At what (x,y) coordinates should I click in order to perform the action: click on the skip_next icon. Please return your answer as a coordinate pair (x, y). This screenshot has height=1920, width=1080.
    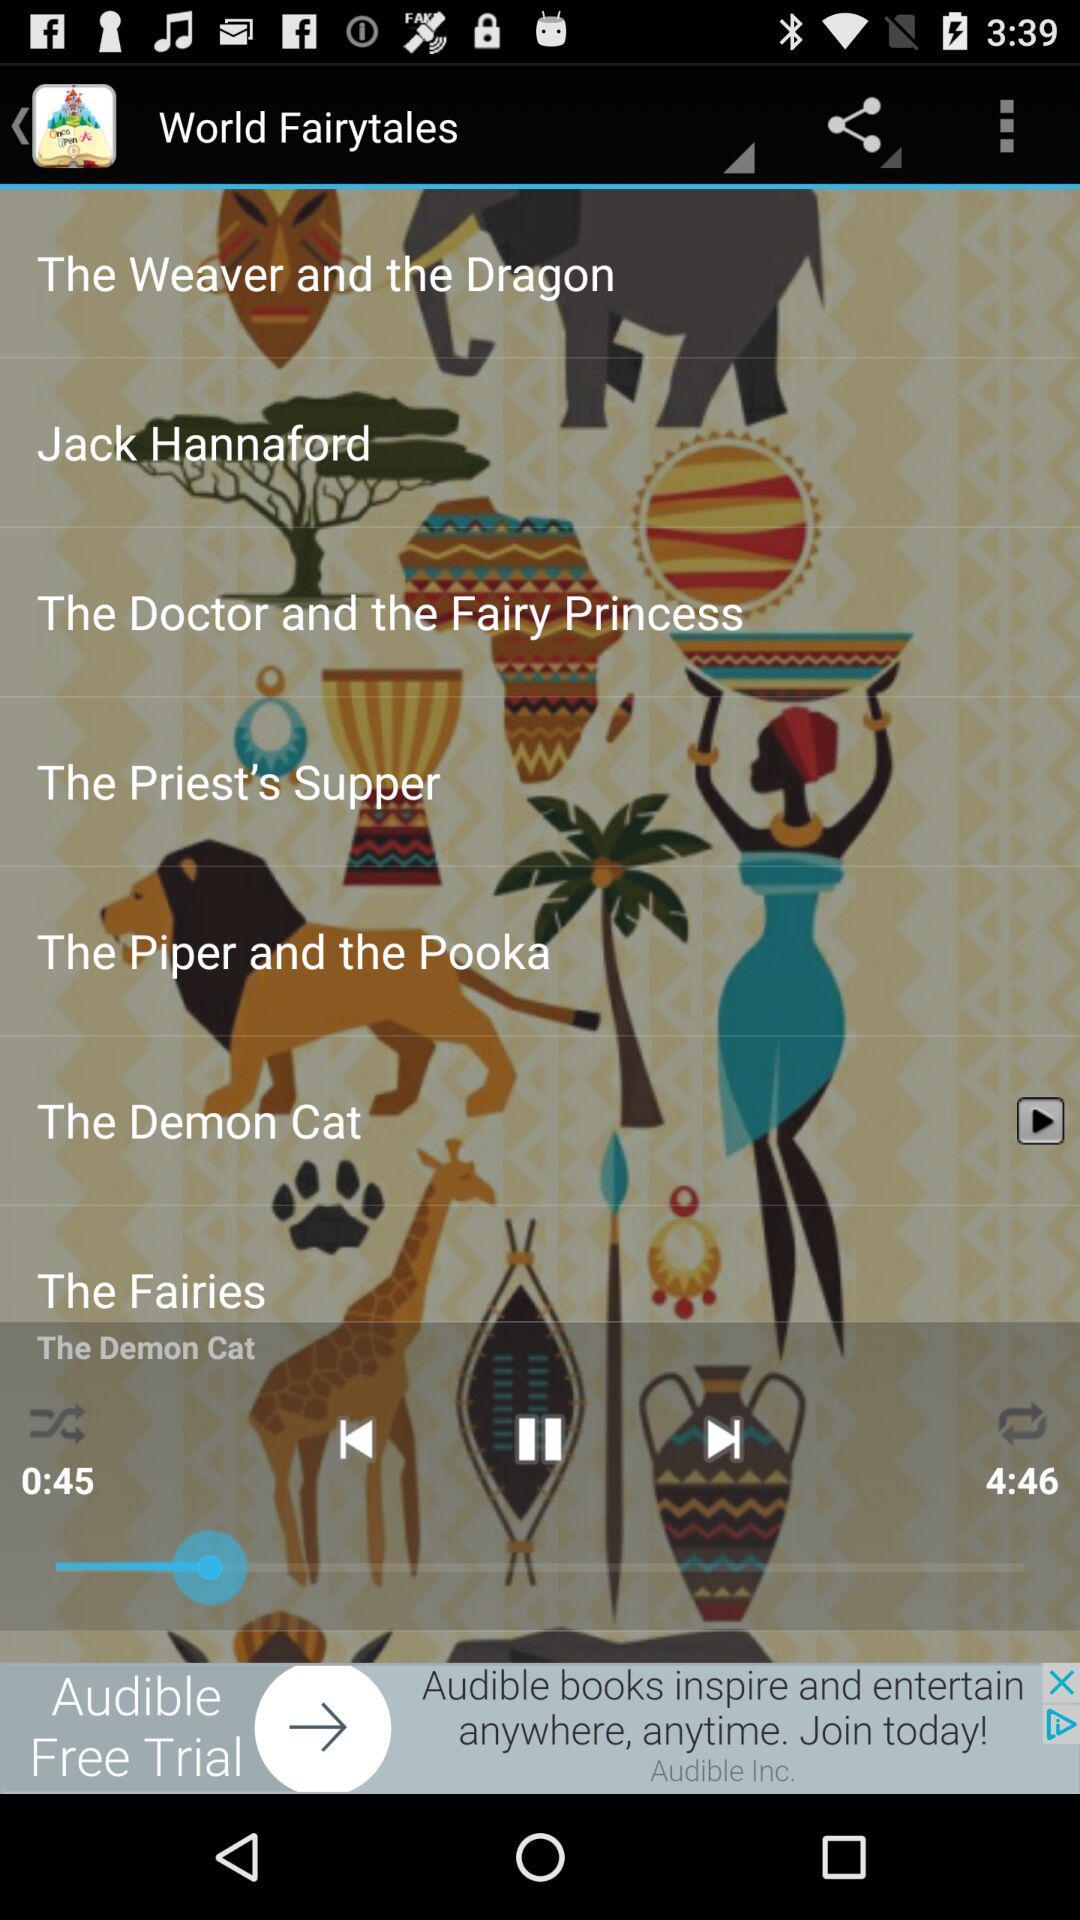
    Looking at the image, I should click on (723, 1538).